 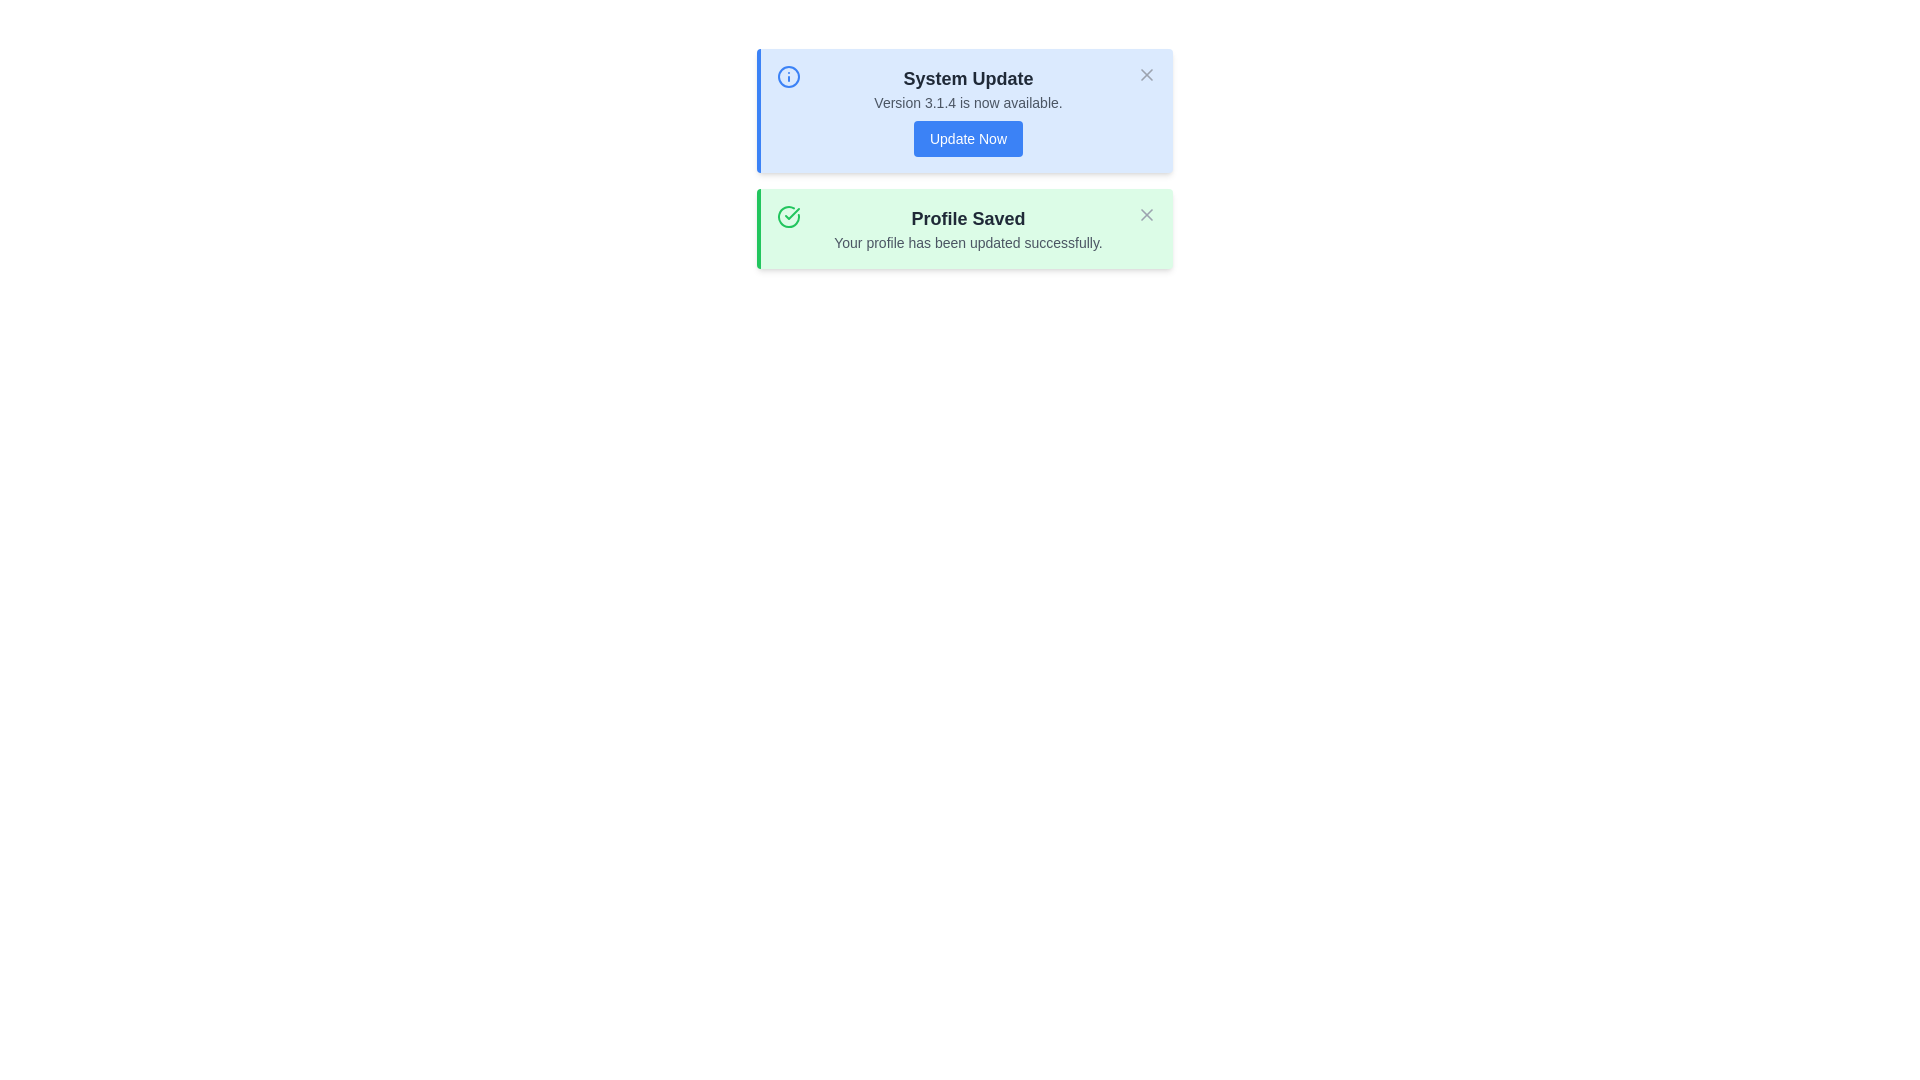 I want to click on the SVG Circle that is part of the information icon in the top-left corner of the 'System Update' notification, so click(x=787, y=76).